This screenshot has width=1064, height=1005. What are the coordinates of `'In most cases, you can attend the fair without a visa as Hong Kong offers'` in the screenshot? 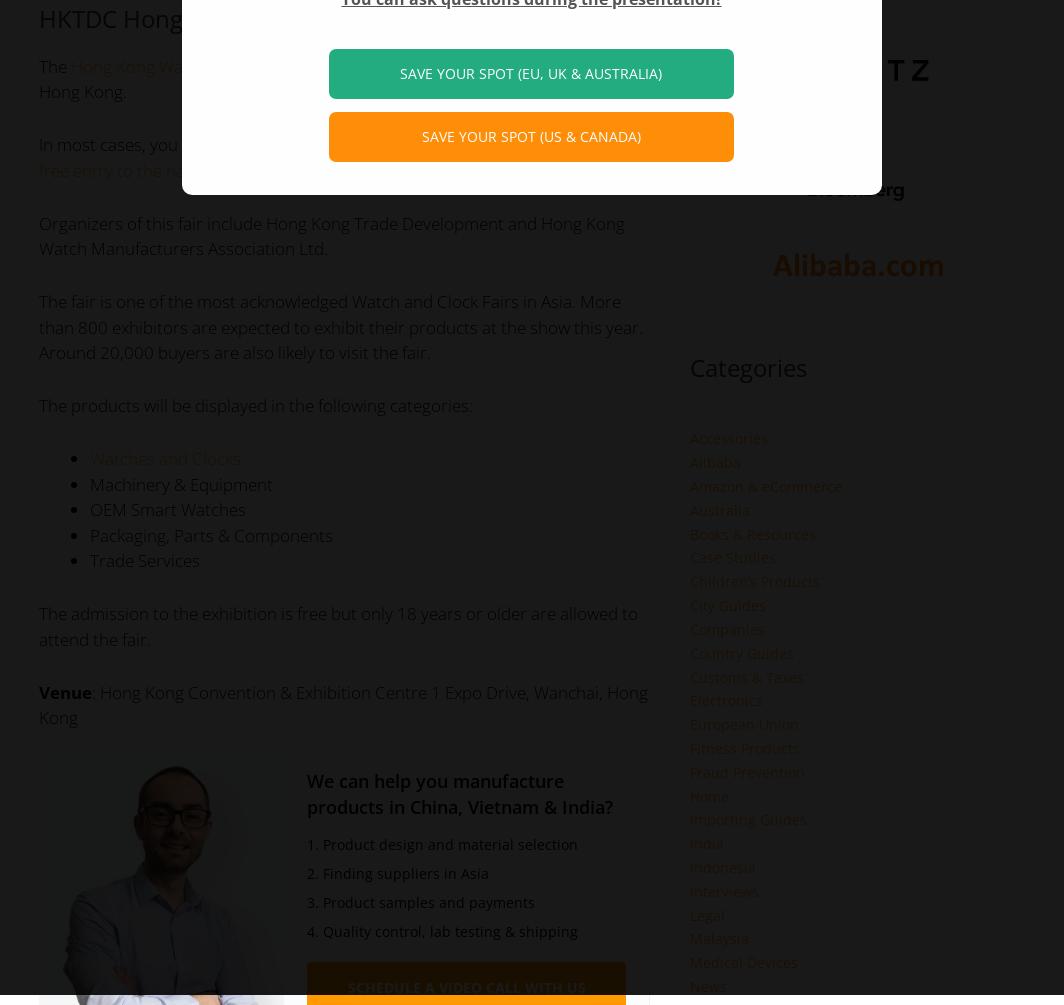 It's located at (313, 144).